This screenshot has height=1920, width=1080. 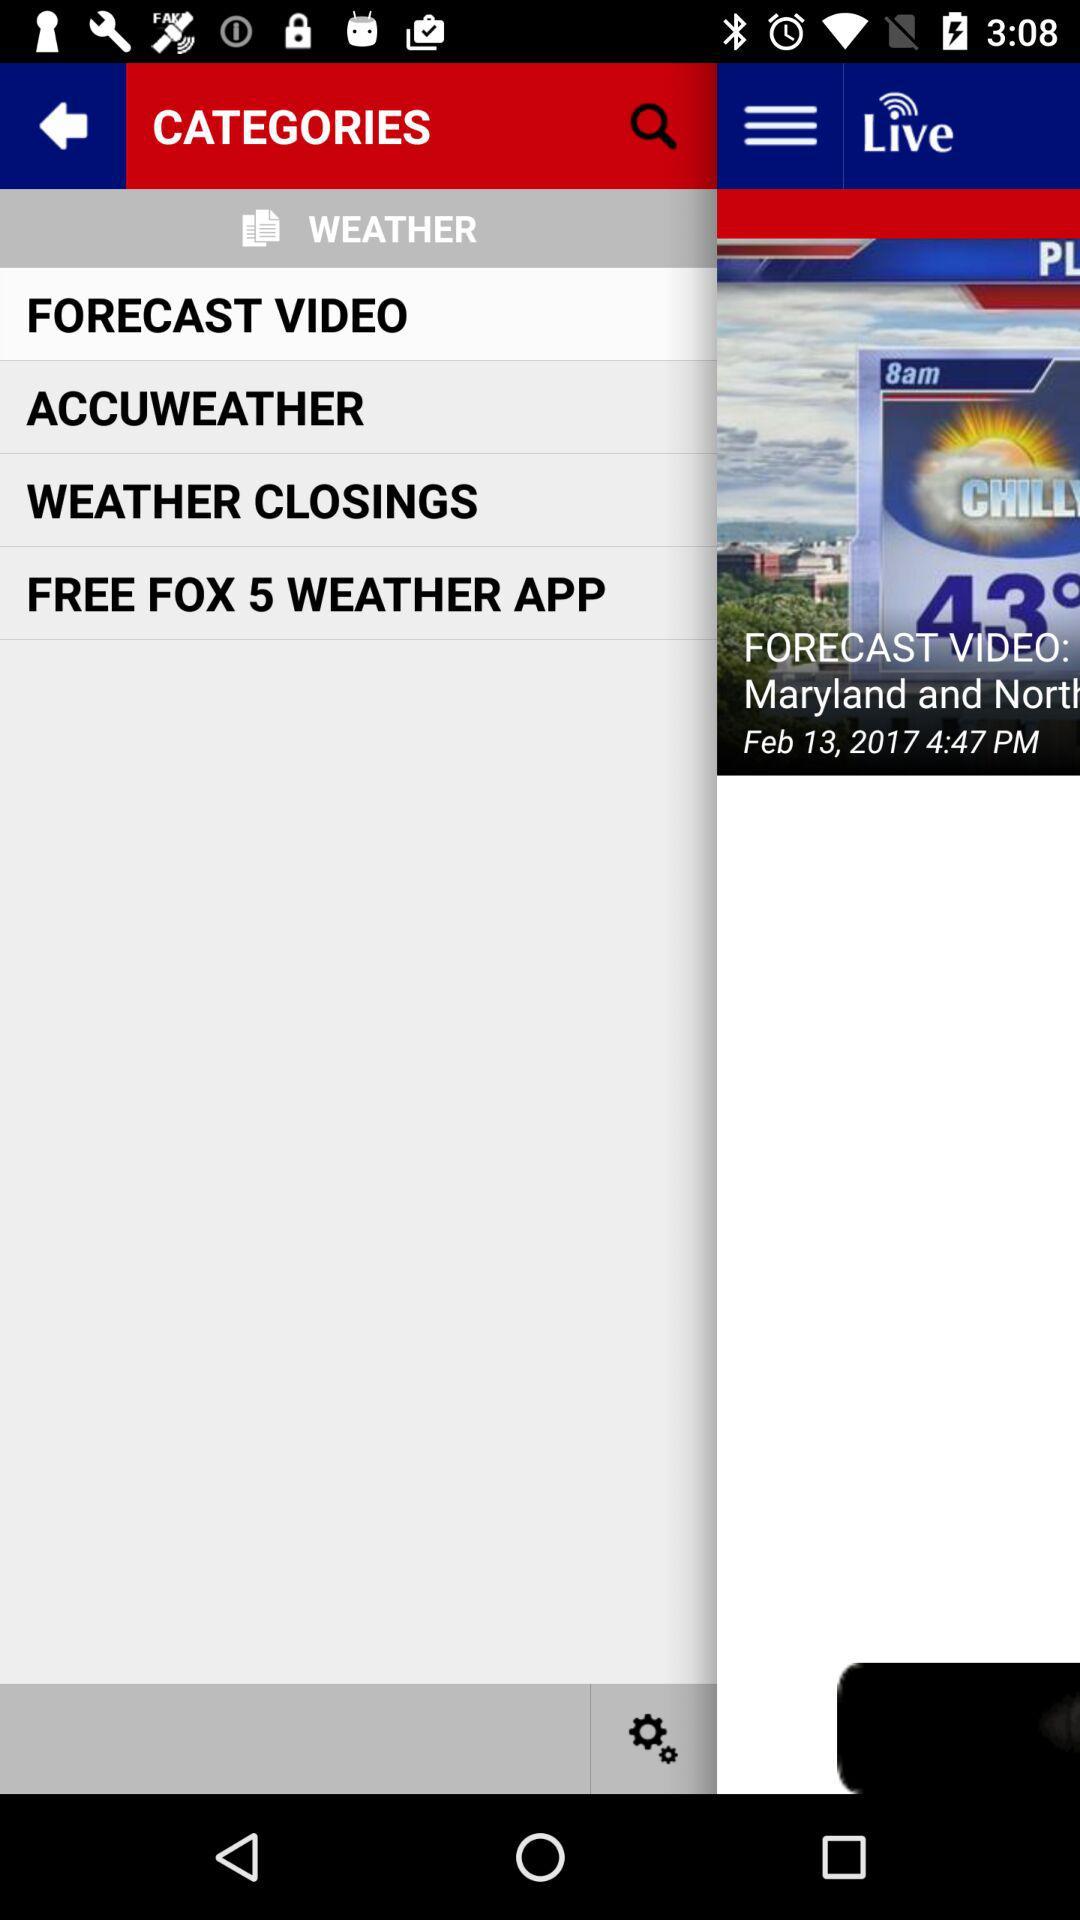 I want to click on icon above the weather, so click(x=420, y=124).